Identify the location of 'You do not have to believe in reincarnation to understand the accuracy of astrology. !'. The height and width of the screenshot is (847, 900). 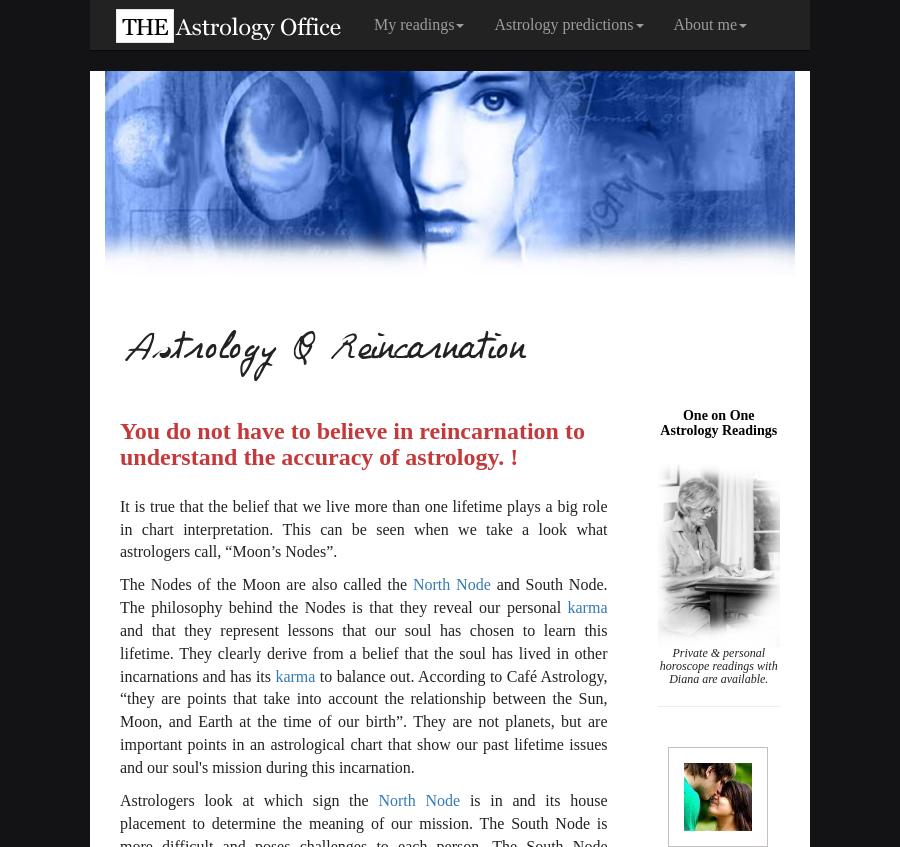
(351, 443).